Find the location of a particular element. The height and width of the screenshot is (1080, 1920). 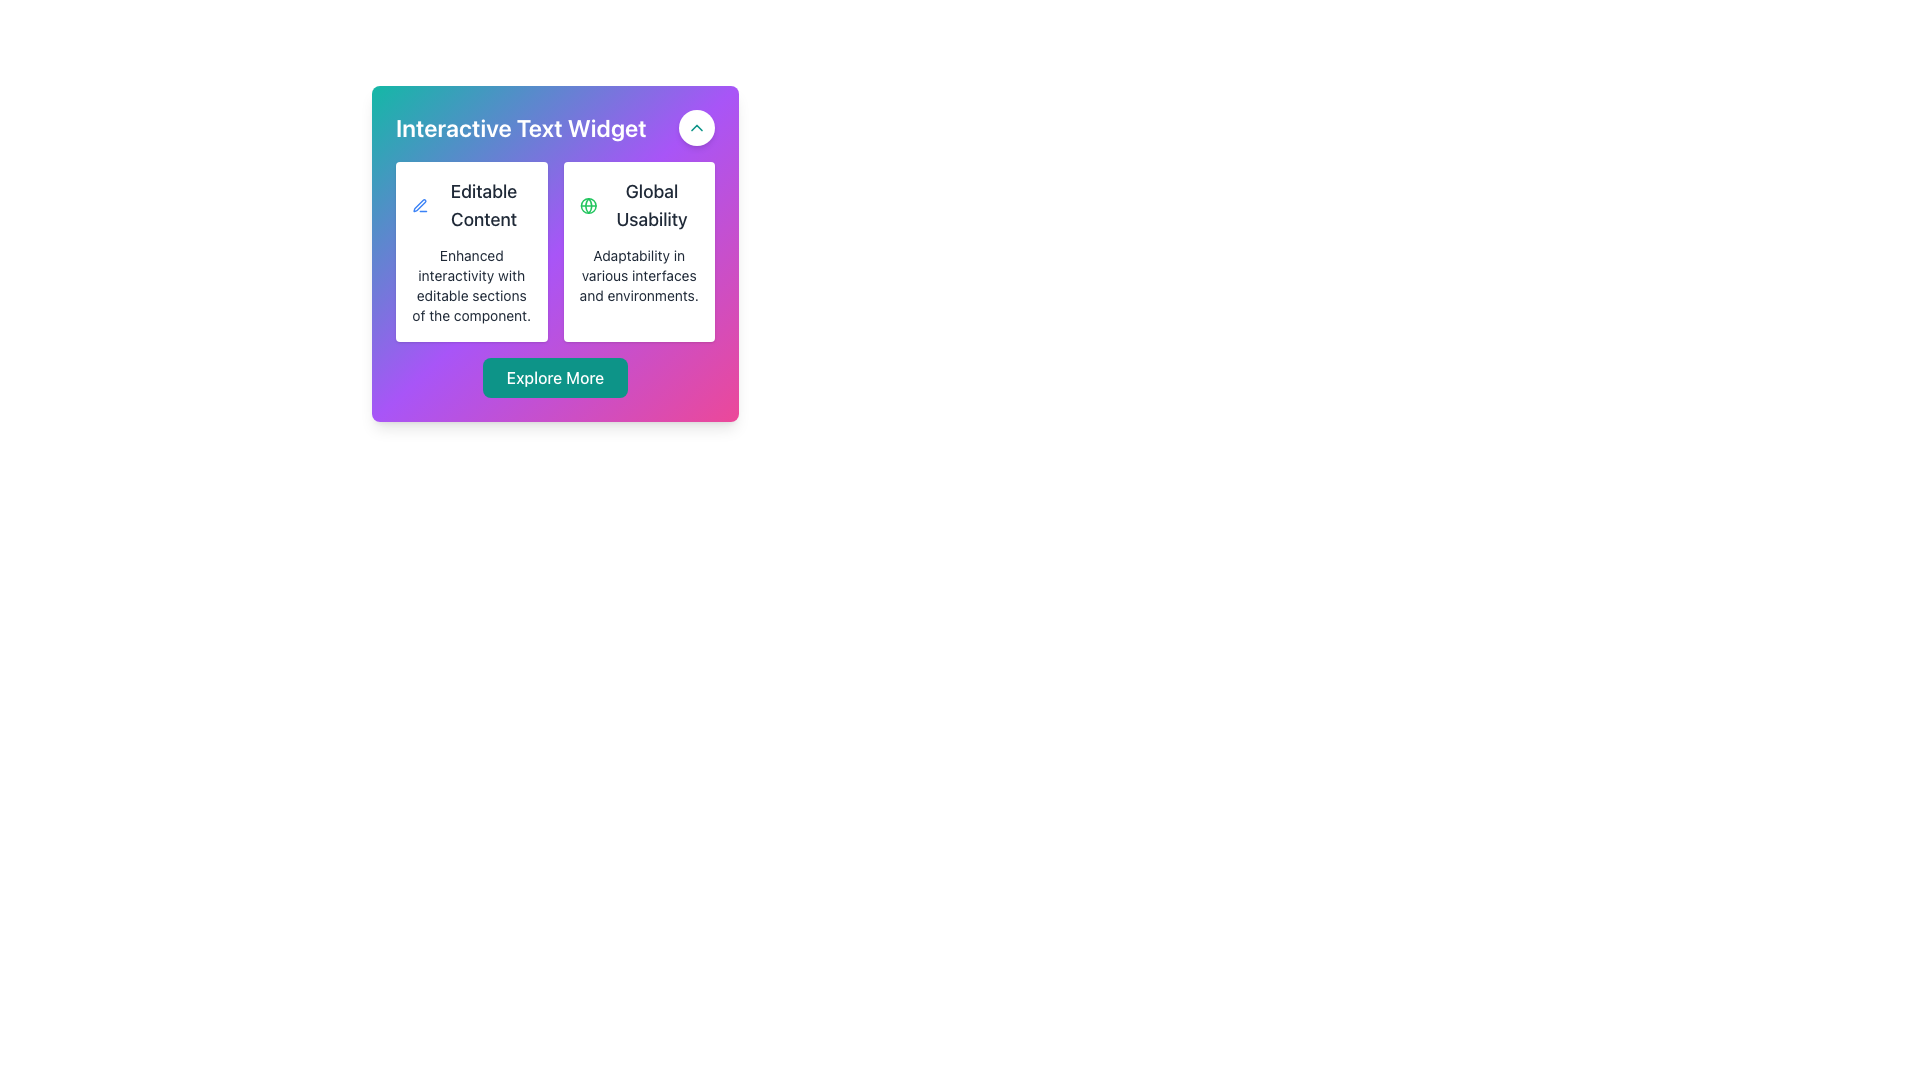

the 'Editable Content' label with the blue pen icon located in the first card of the layout by moving the cursor to its center is located at coordinates (470, 205).